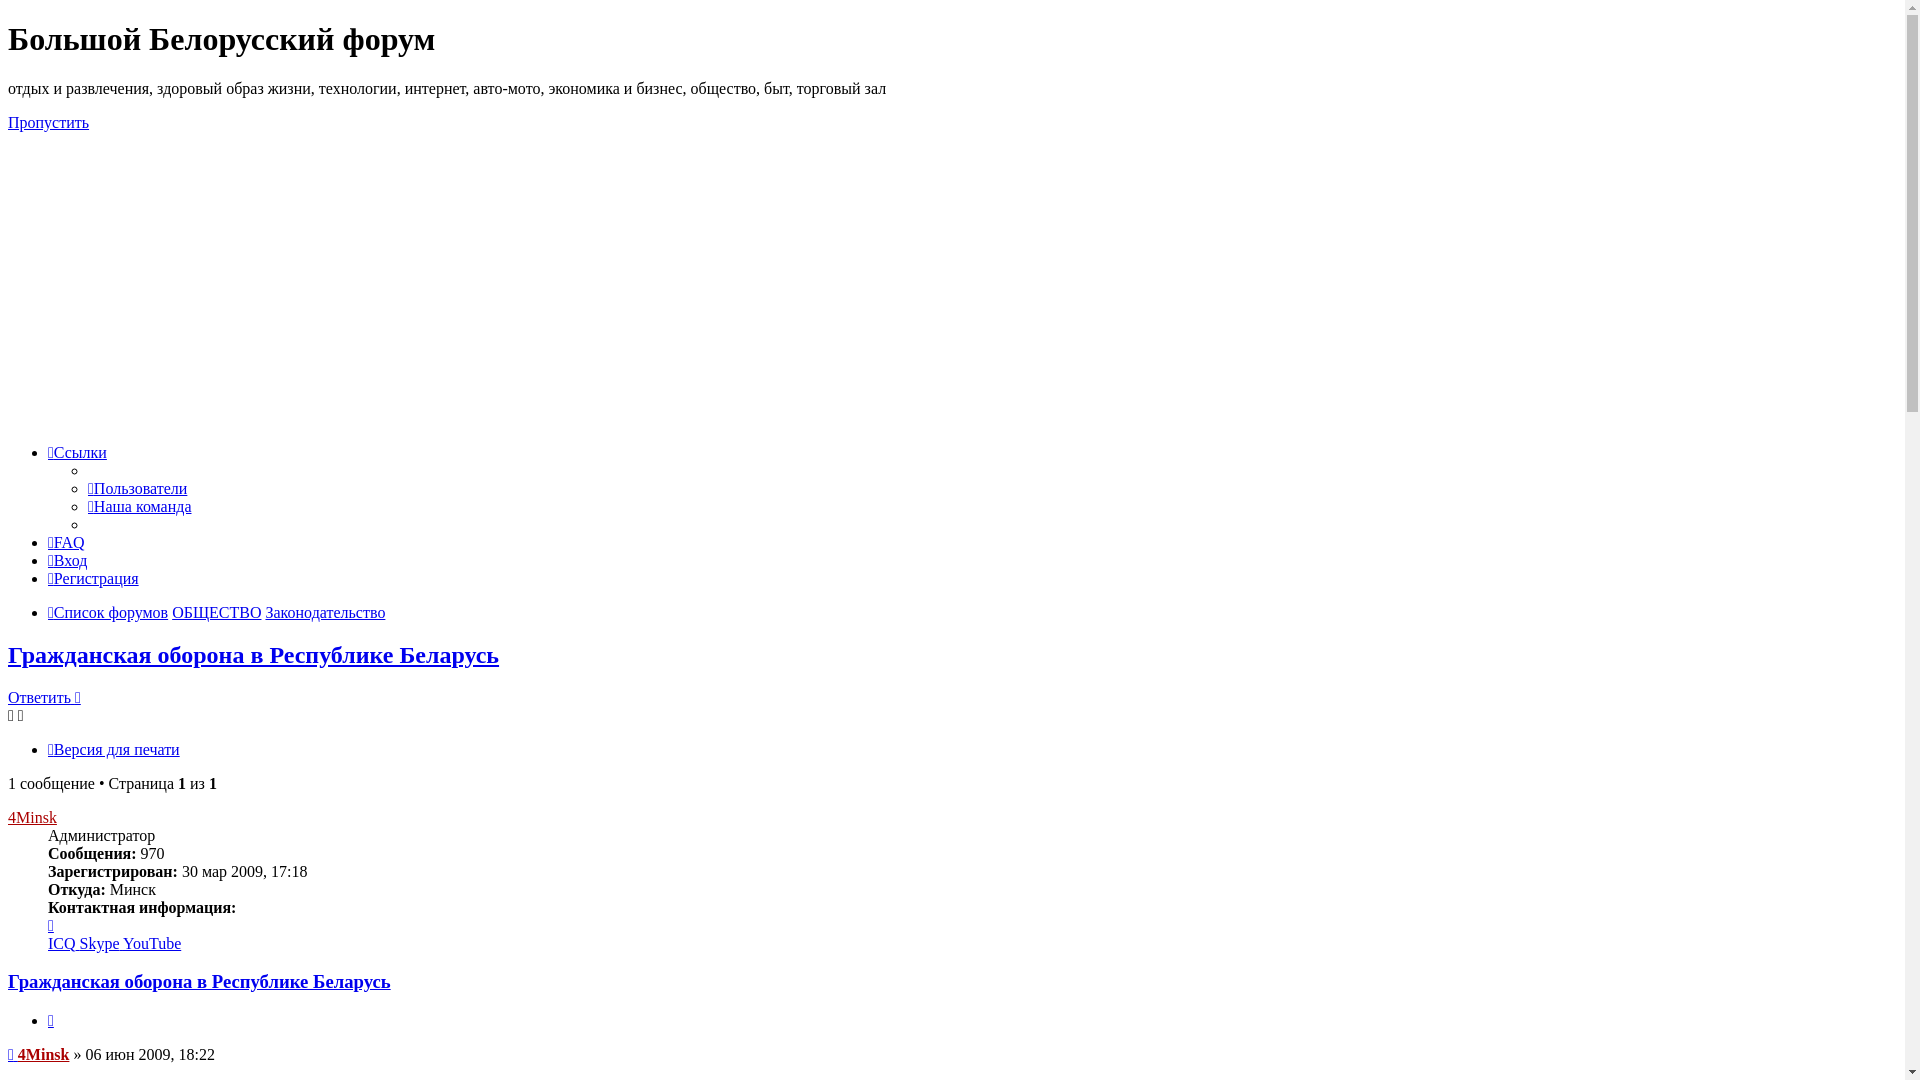 The width and height of the screenshot is (1920, 1080). Describe the element at coordinates (18, 1053) in the screenshot. I see `'4Minsk'` at that location.